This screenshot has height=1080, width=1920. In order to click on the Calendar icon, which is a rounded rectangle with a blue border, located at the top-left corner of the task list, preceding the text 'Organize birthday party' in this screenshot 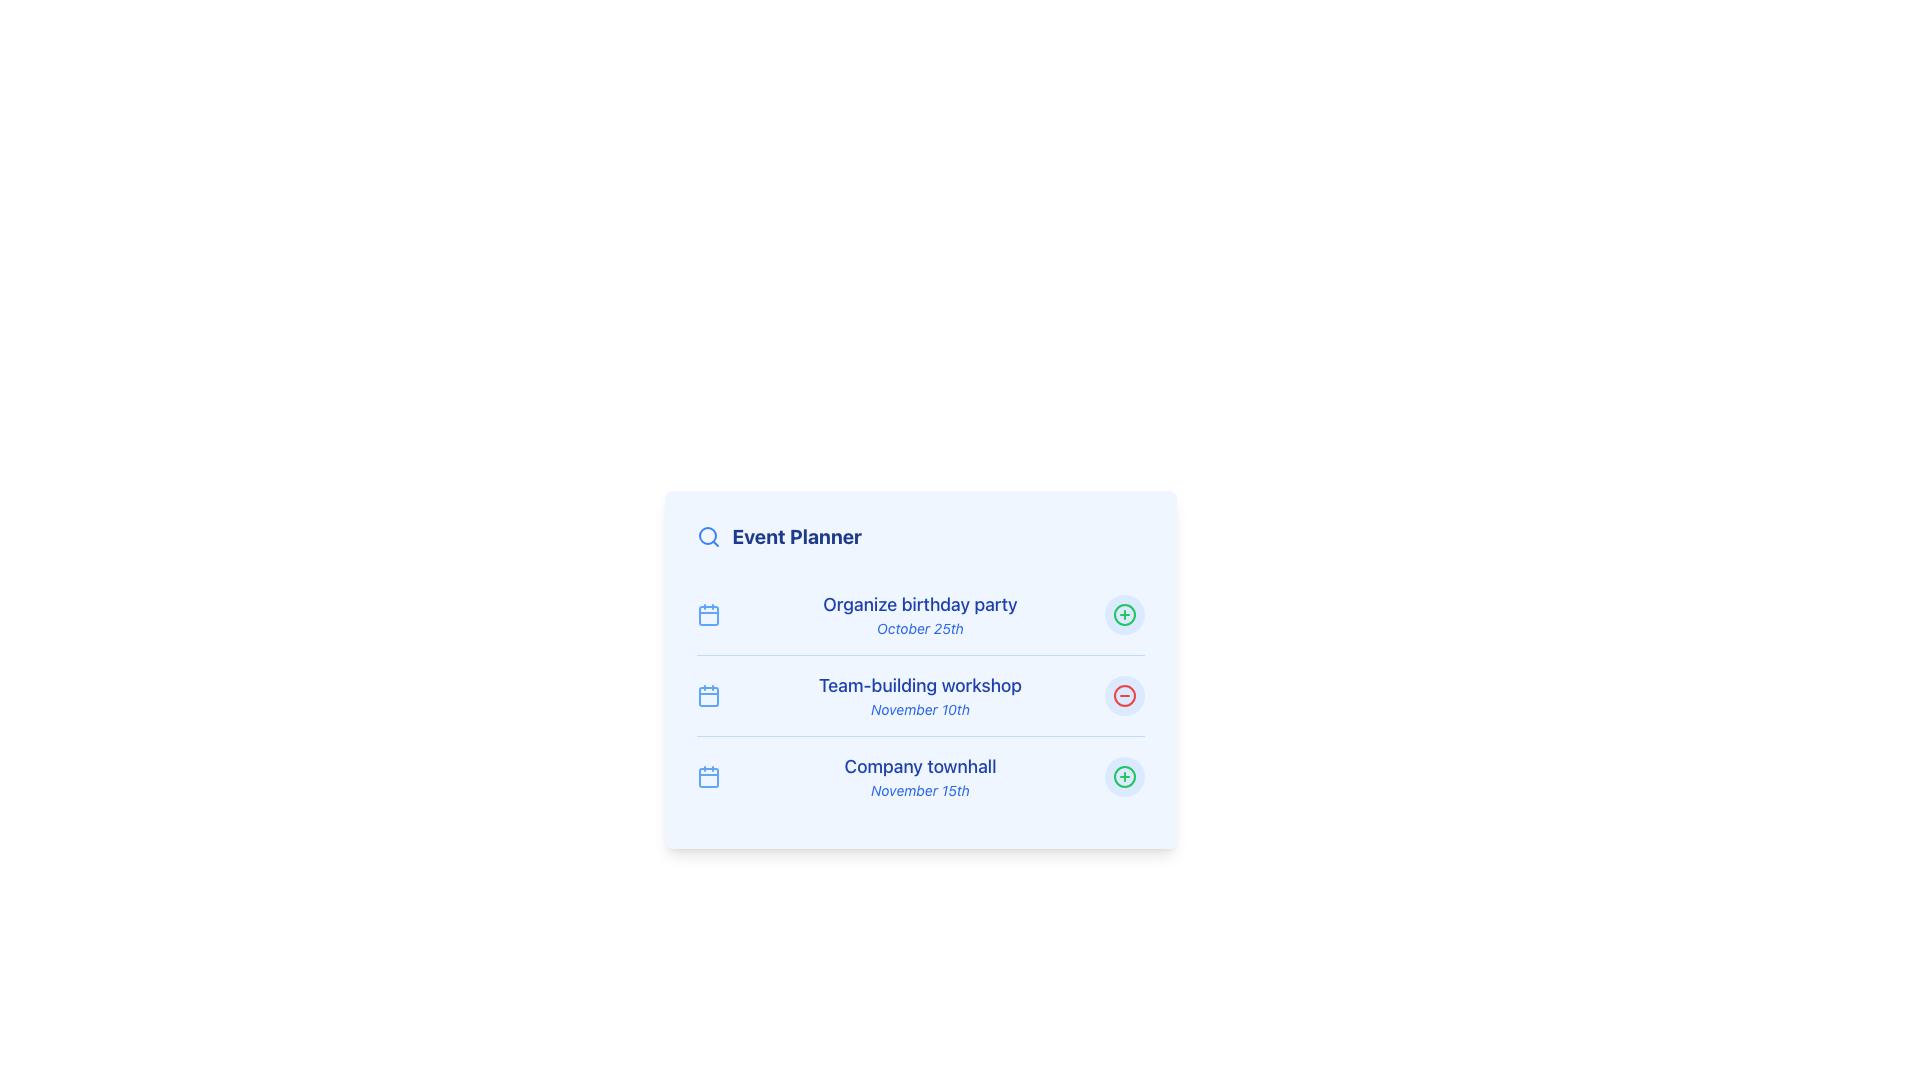, I will do `click(708, 615)`.